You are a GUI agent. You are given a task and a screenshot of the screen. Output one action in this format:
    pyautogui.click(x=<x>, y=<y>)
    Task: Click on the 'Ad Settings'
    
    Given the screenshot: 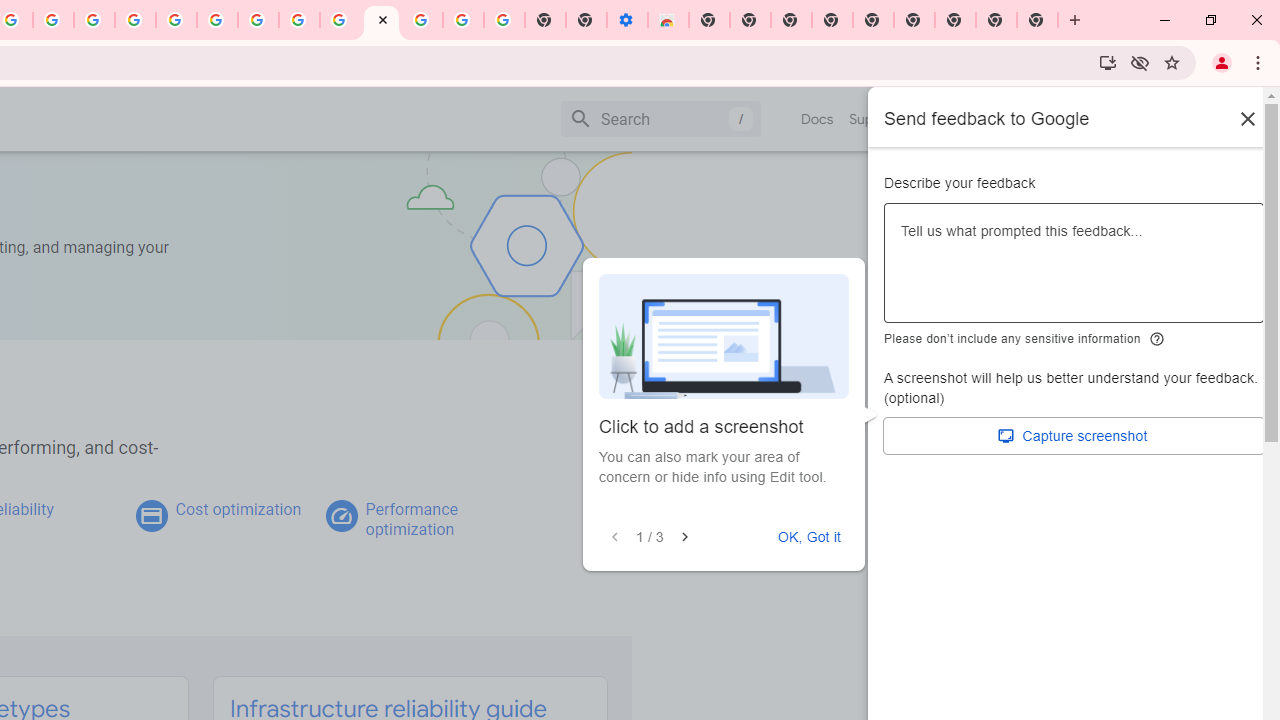 What is the action you would take?
    pyautogui.click(x=134, y=20)
    